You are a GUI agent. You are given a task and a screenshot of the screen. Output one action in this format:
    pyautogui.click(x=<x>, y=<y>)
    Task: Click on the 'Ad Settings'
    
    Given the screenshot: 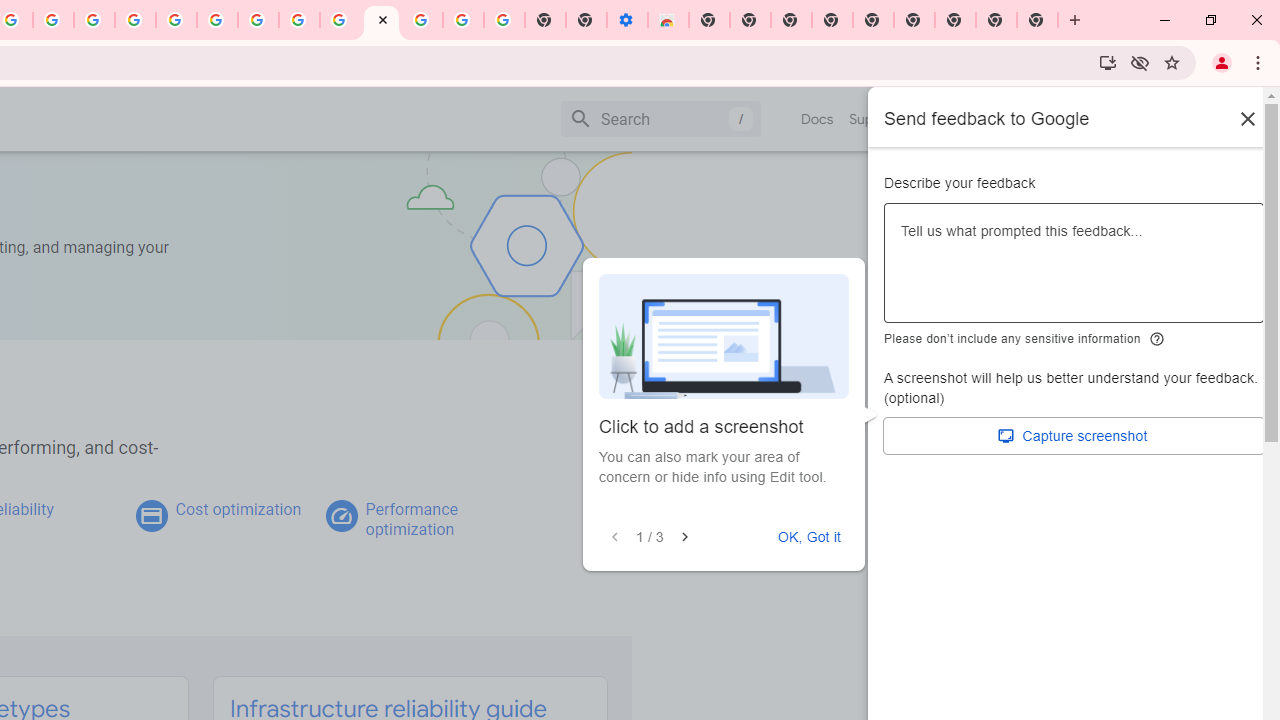 What is the action you would take?
    pyautogui.click(x=134, y=20)
    